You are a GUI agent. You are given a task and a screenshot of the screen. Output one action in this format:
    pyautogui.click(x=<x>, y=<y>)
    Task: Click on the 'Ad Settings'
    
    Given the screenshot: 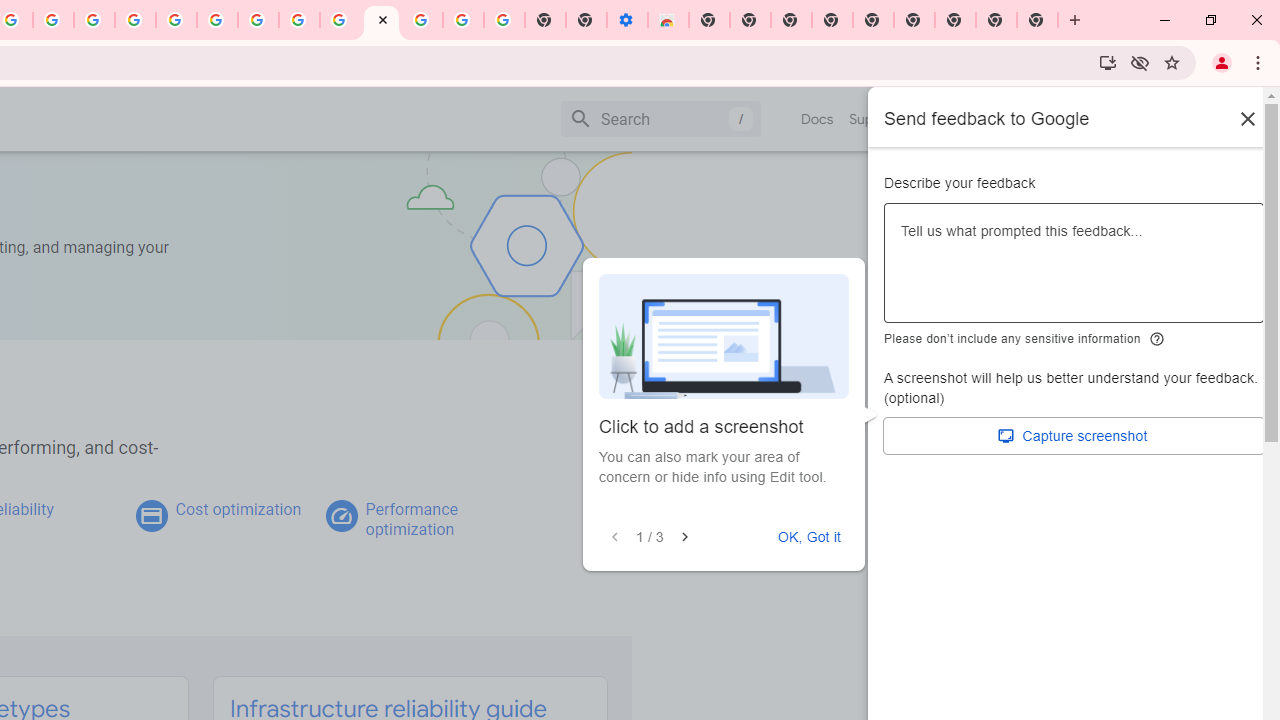 What is the action you would take?
    pyautogui.click(x=134, y=20)
    